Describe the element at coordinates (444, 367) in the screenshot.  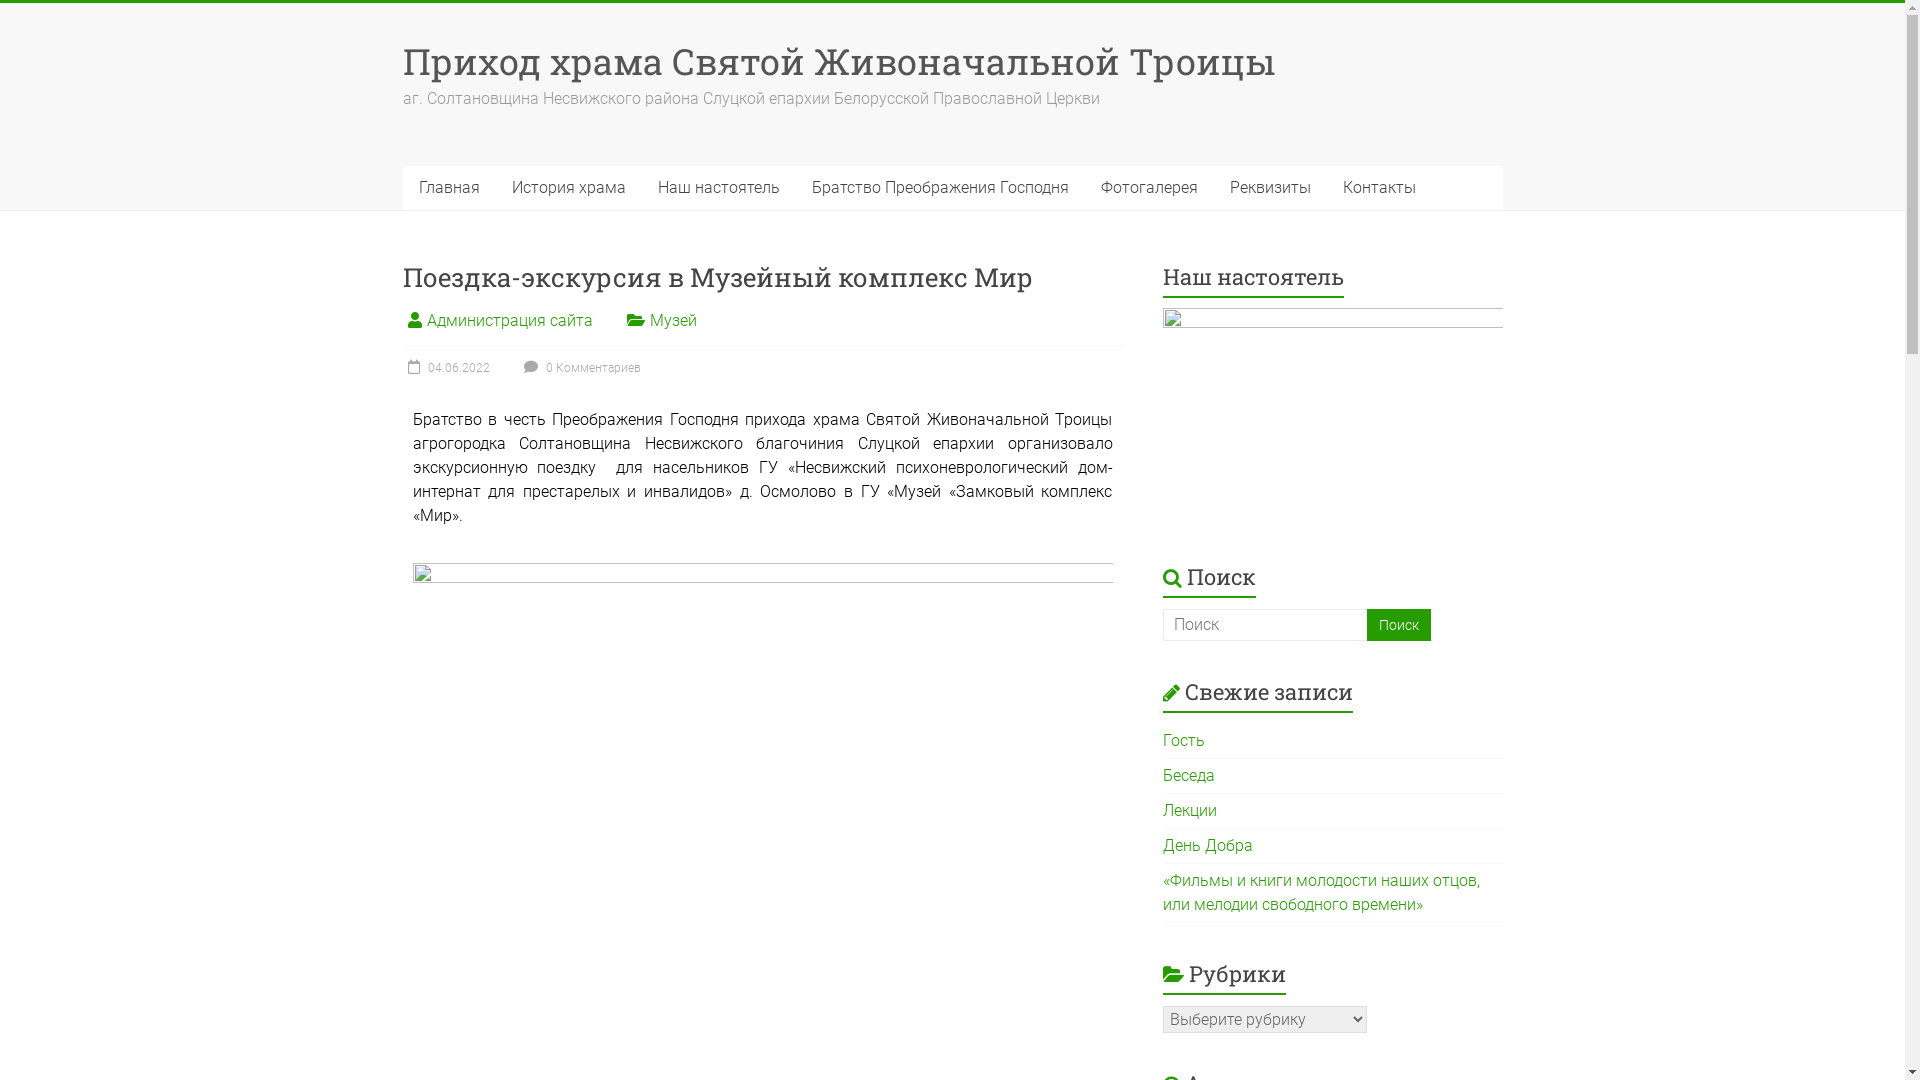
I see `'04.06.2022'` at that location.